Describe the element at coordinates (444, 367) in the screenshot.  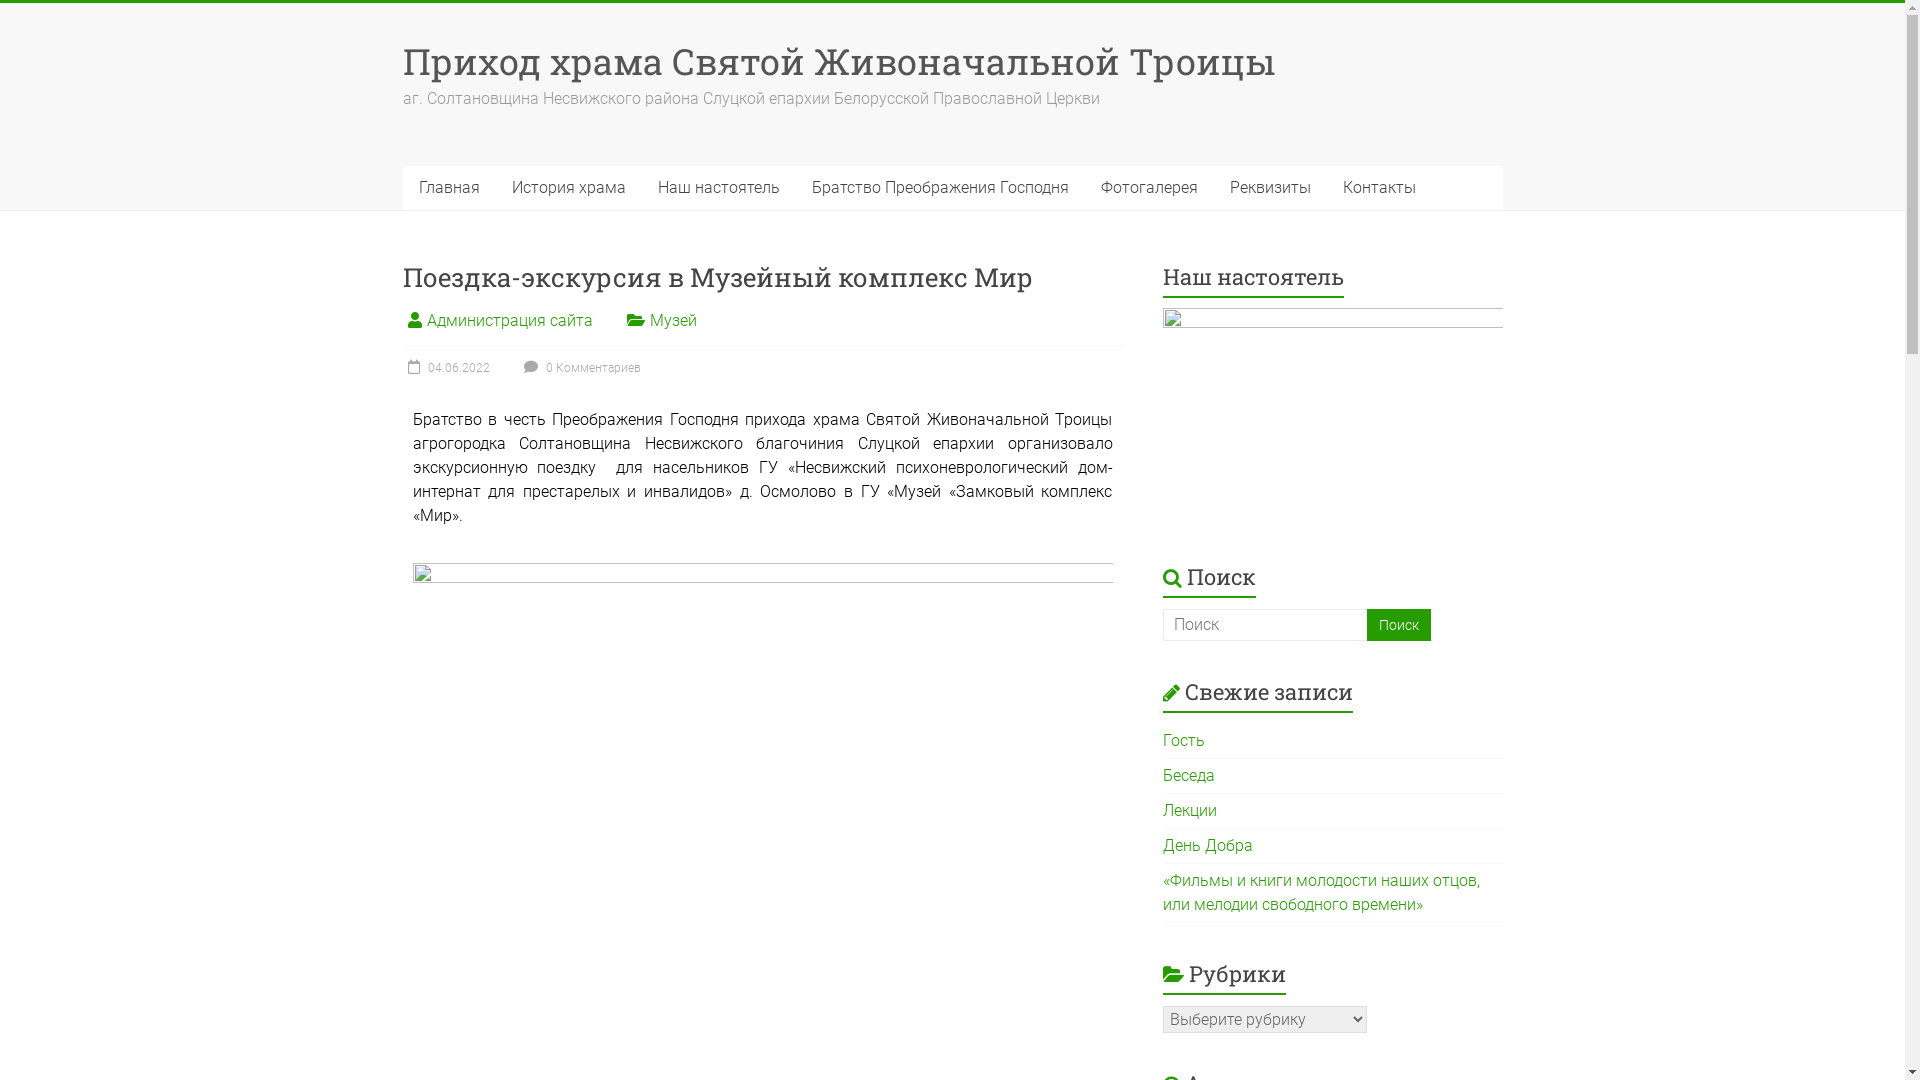
I see `'04.06.2022'` at that location.